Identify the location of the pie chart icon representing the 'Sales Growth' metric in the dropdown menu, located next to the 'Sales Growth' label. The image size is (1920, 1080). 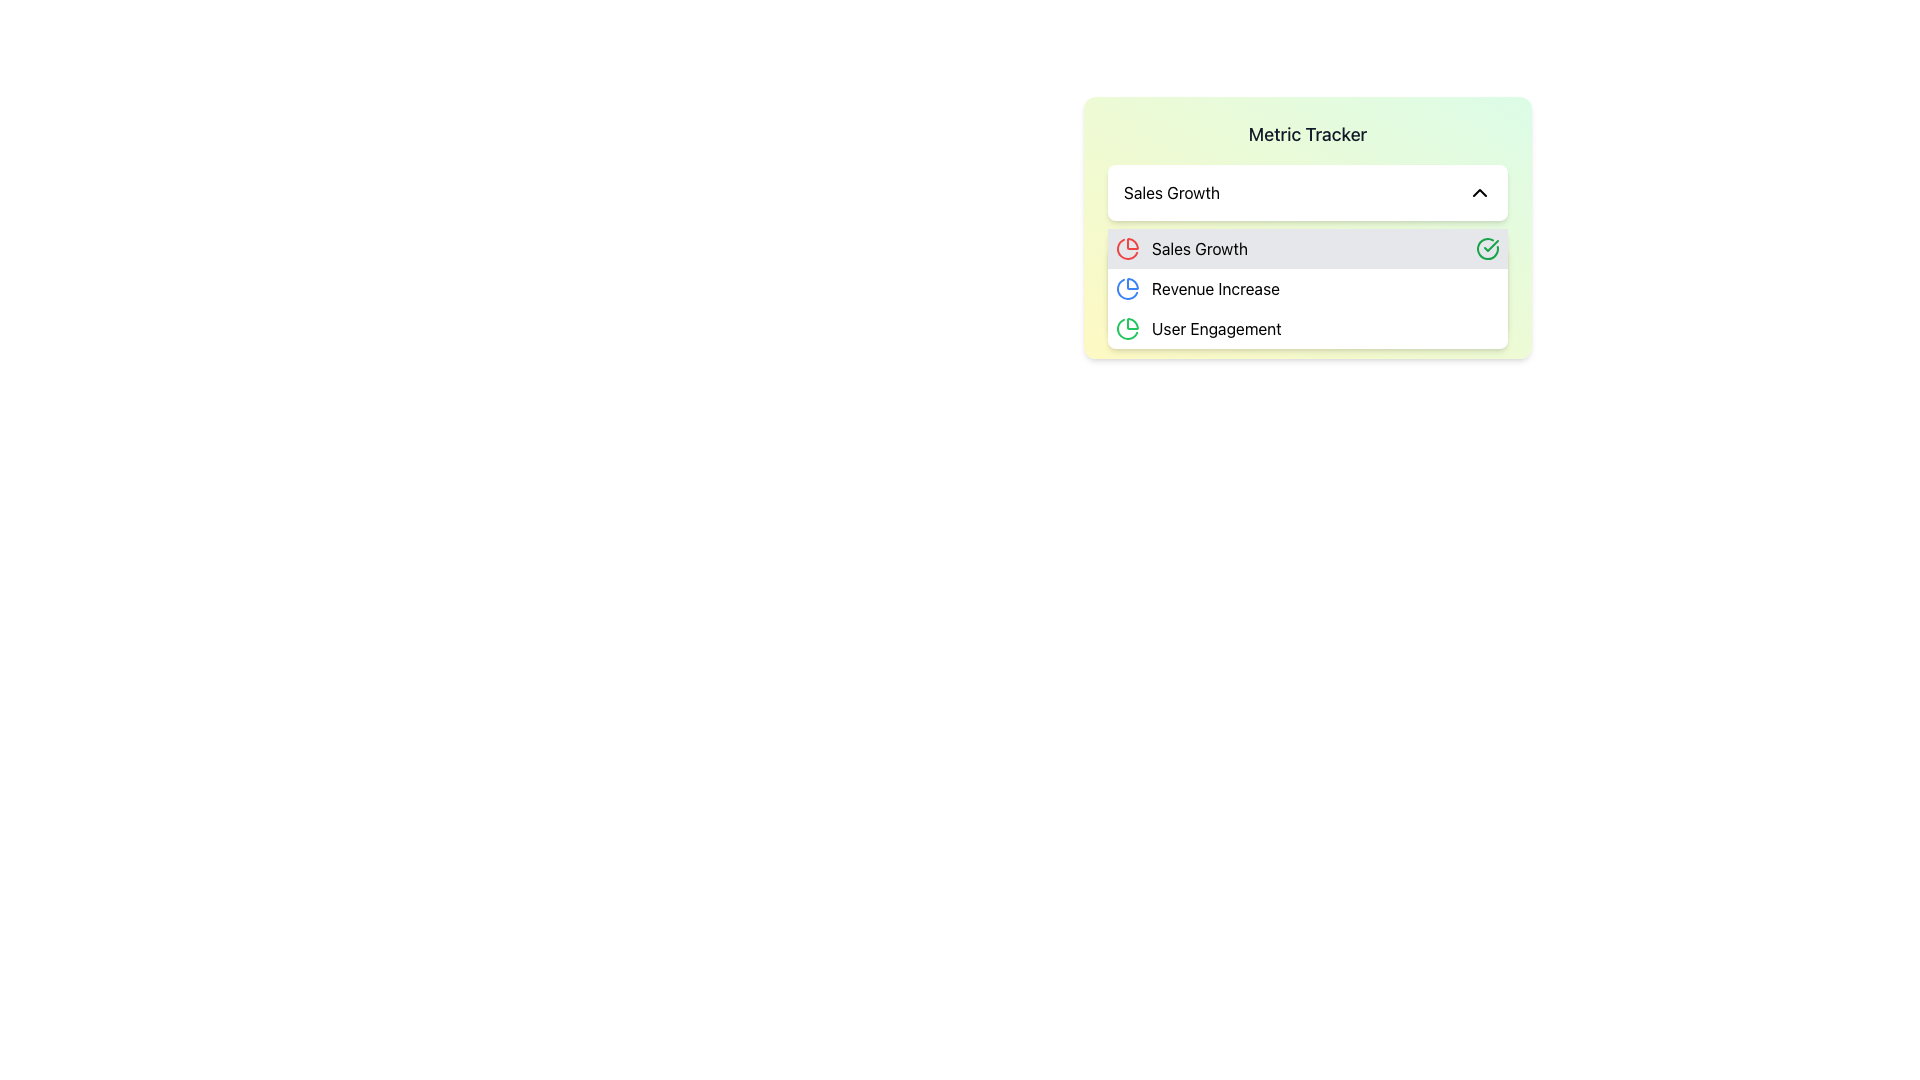
(1132, 242).